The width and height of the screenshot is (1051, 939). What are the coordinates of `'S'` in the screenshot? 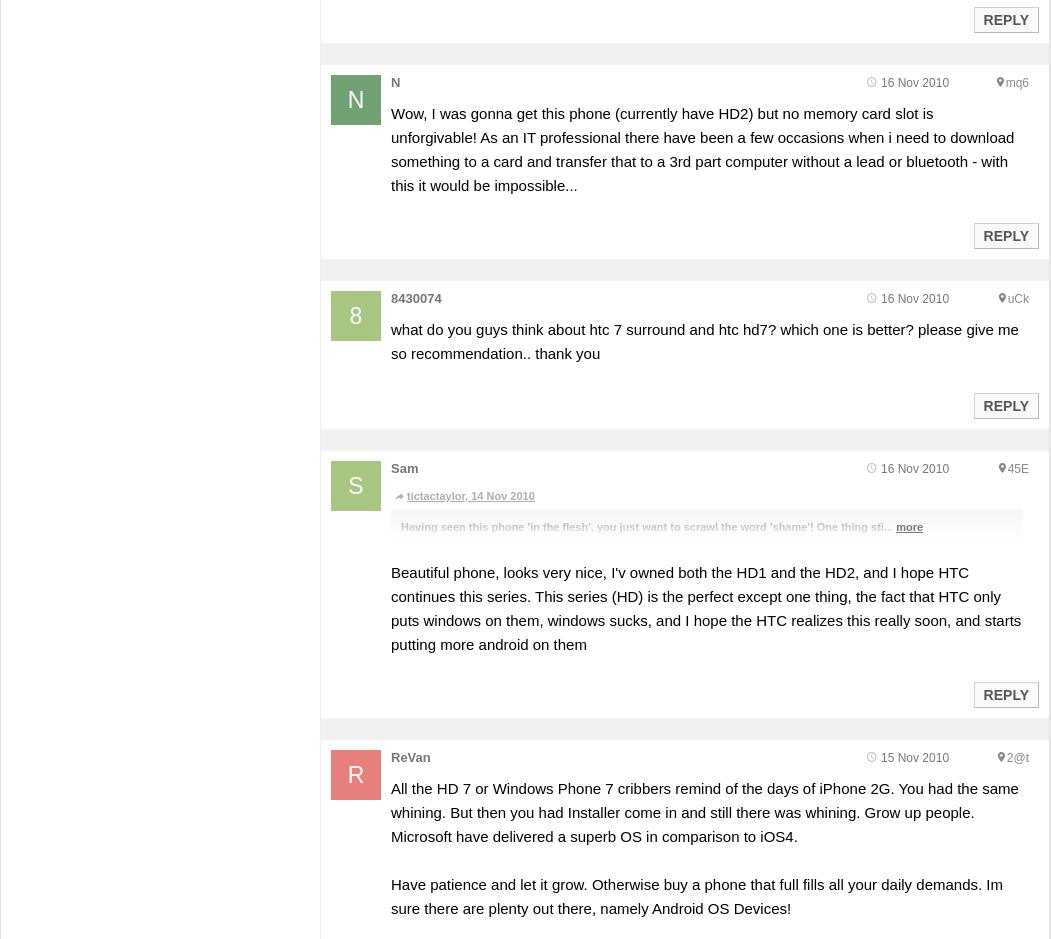 It's located at (347, 483).